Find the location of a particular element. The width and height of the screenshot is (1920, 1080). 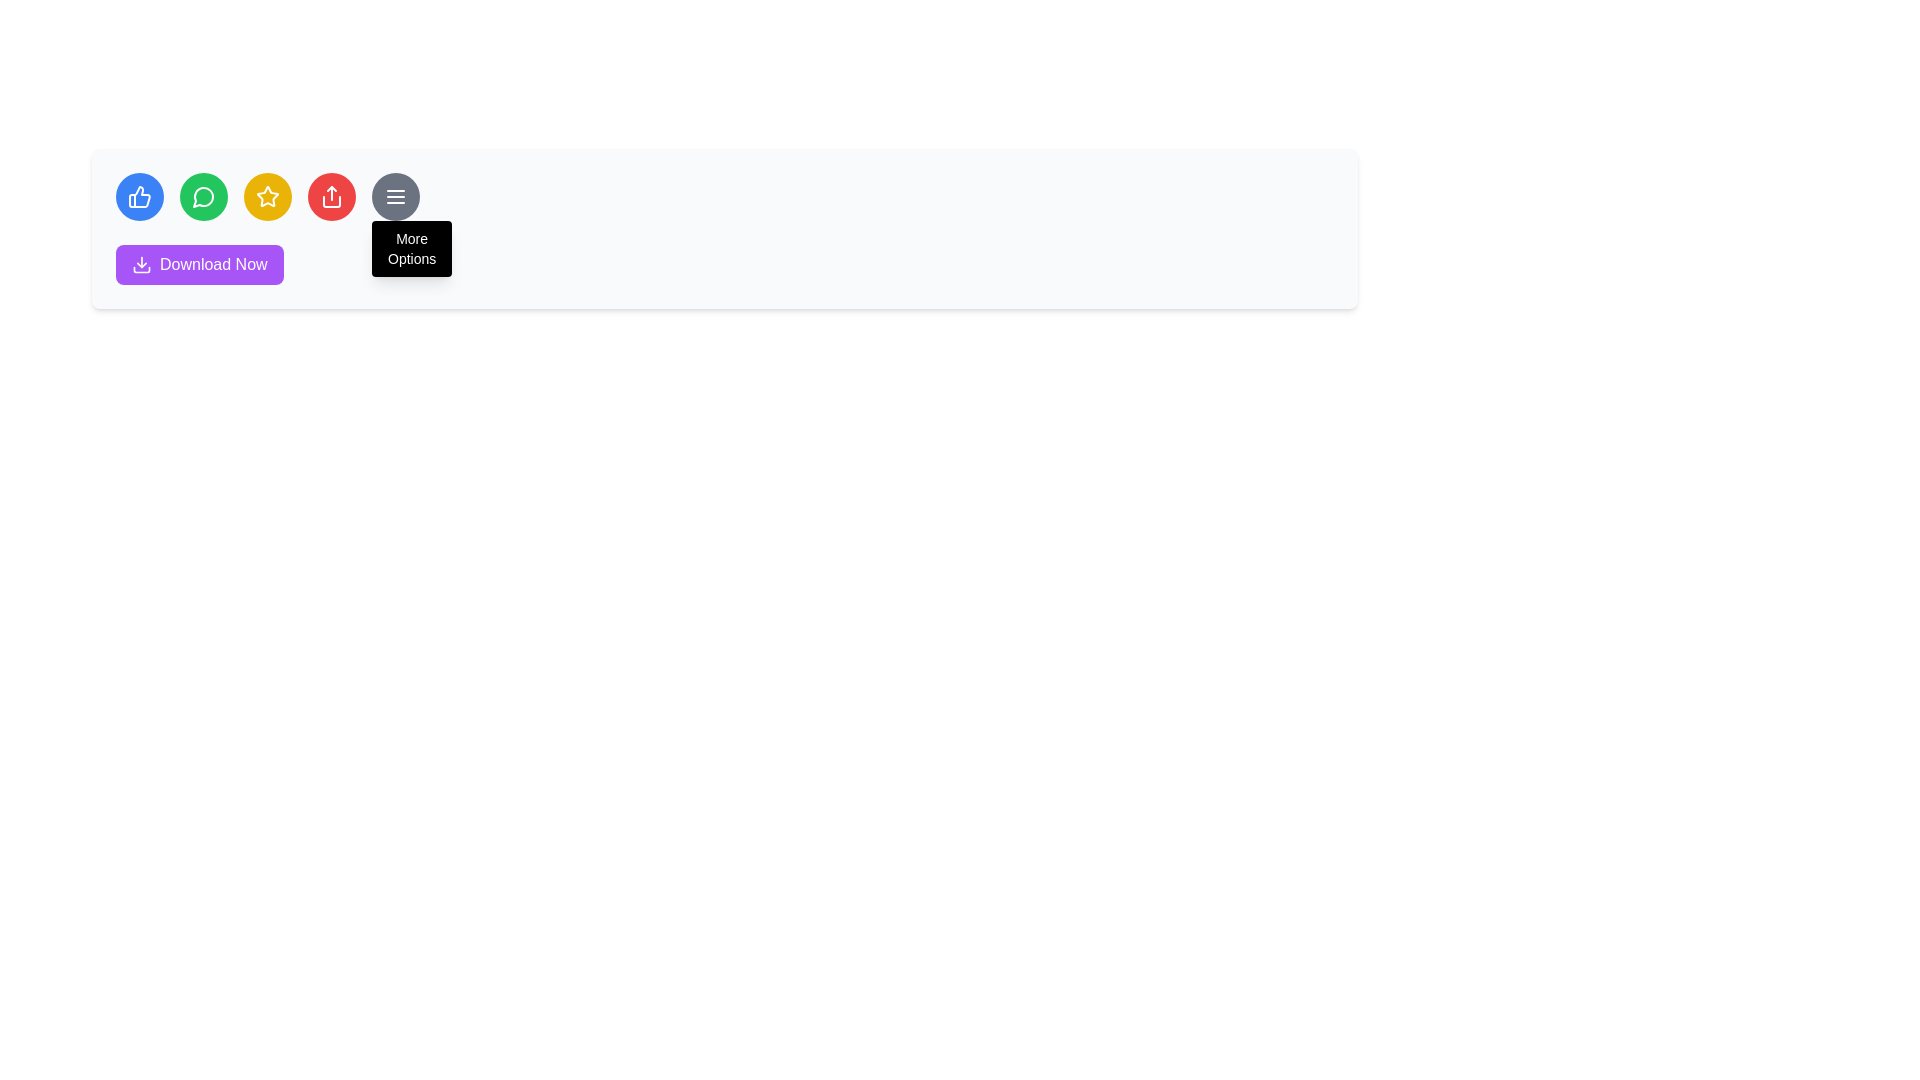

the first circular button in the horizontal row at the top of the interface is located at coordinates (138, 196).